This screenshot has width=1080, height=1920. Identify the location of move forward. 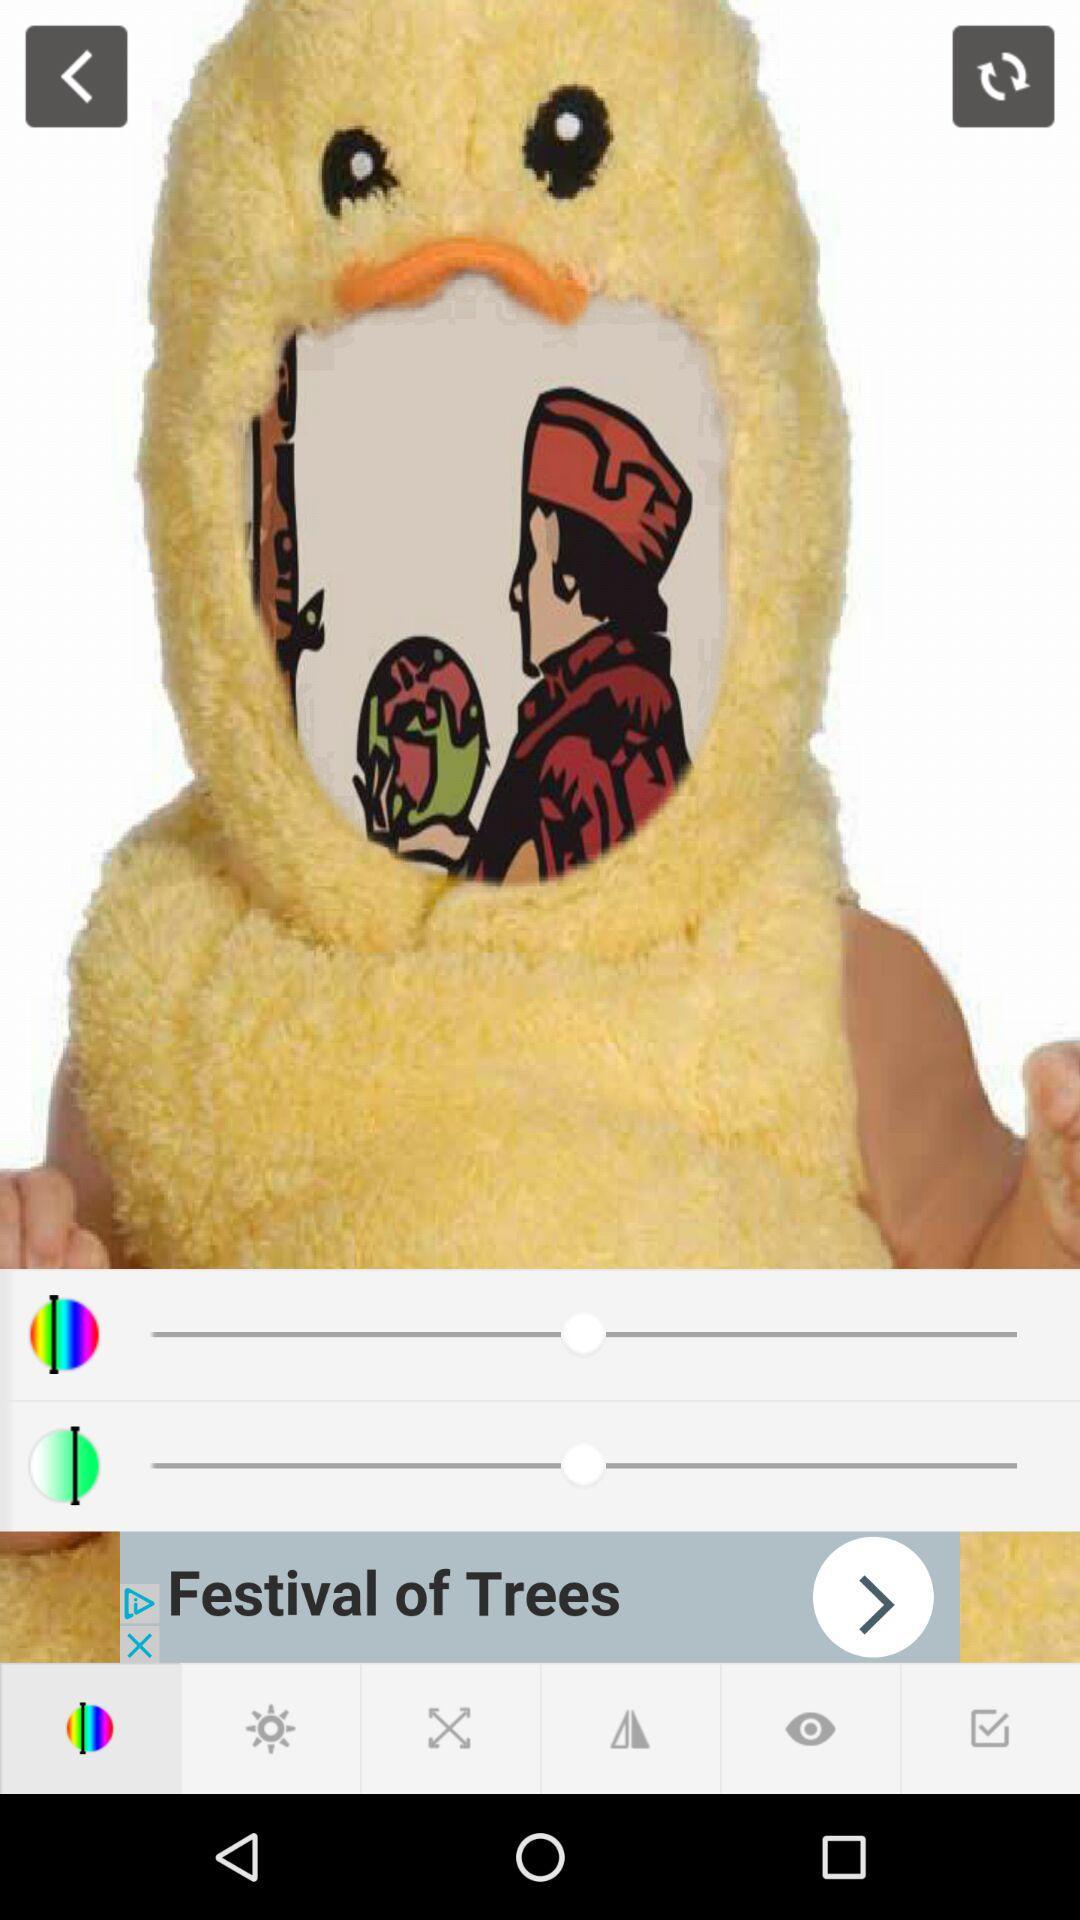
(540, 1596).